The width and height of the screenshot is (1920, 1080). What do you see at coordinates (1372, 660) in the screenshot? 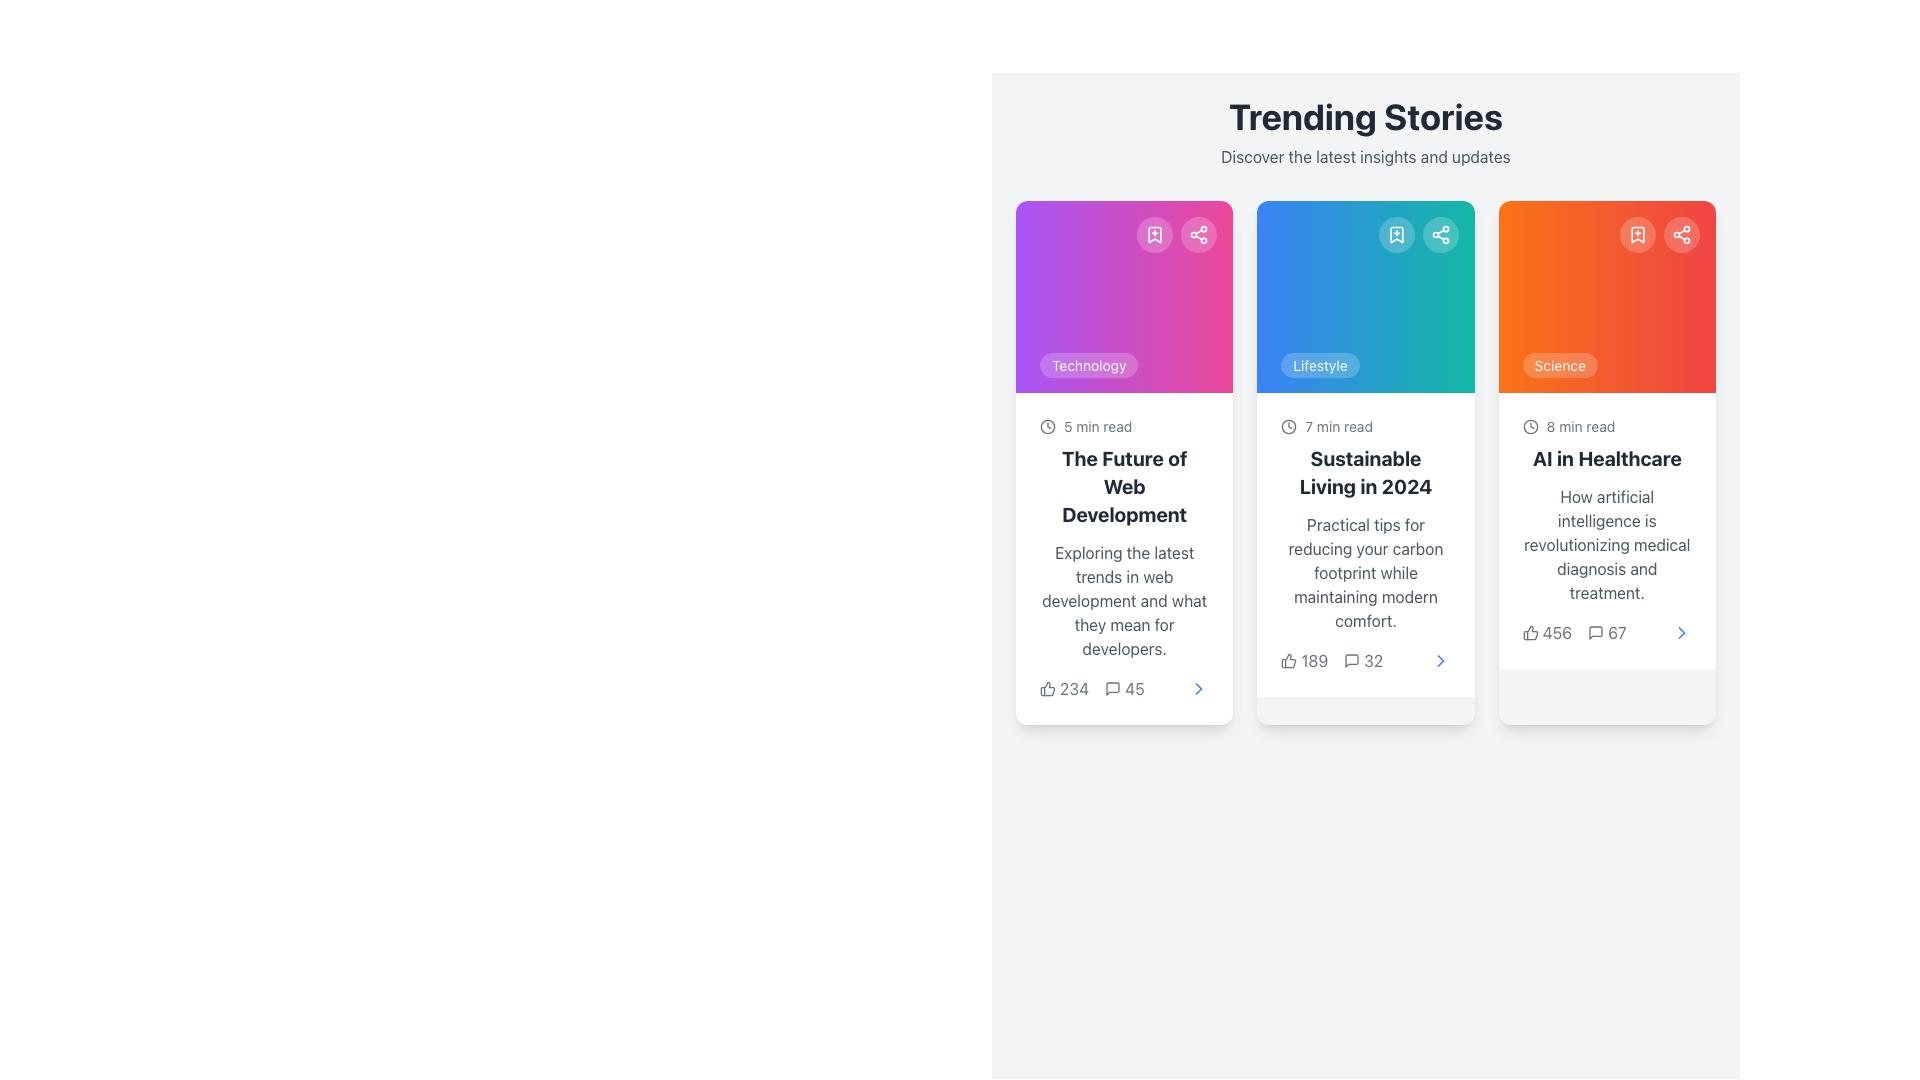
I see `the numeric text '32' which indicates the number of comments associated with the second card in the 'Trending Stories' section, located underneath the 'Sustainable Living in 2024' description` at bounding box center [1372, 660].